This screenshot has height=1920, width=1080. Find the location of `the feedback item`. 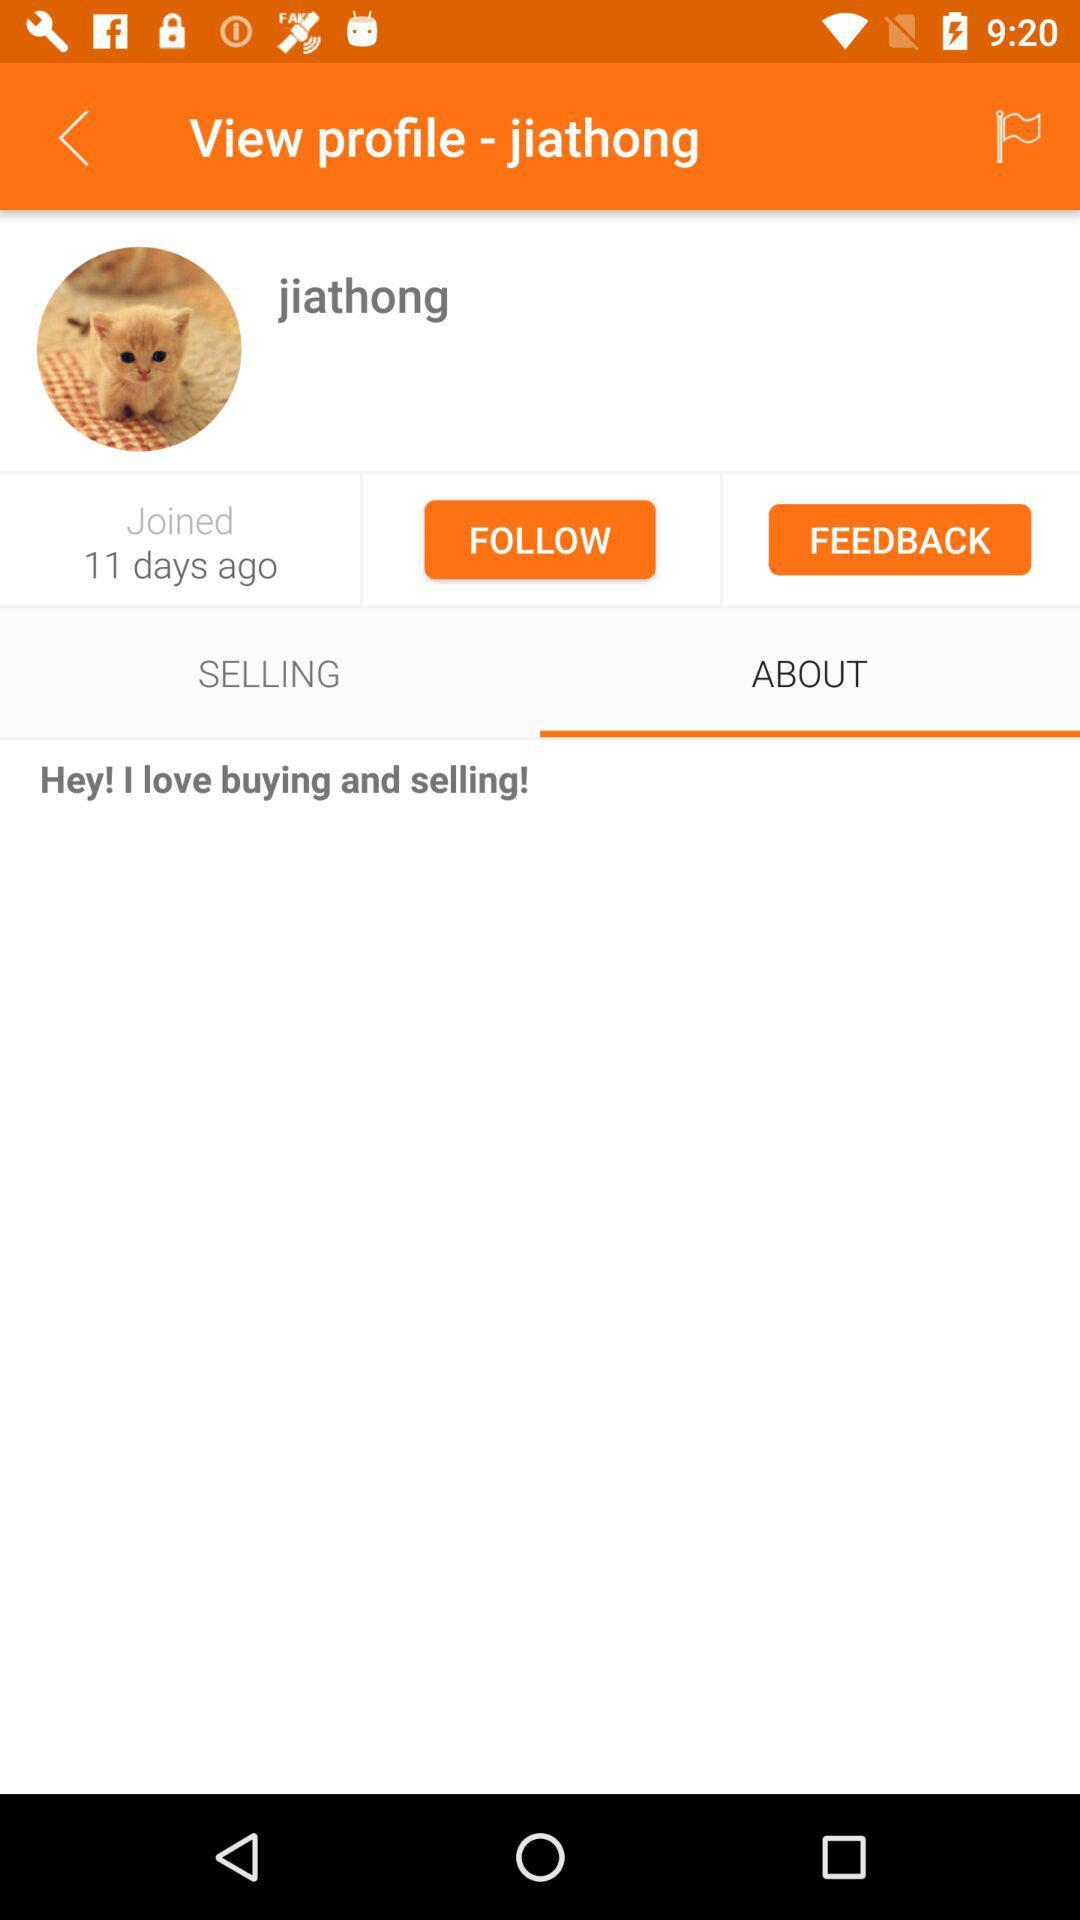

the feedback item is located at coordinates (898, 539).